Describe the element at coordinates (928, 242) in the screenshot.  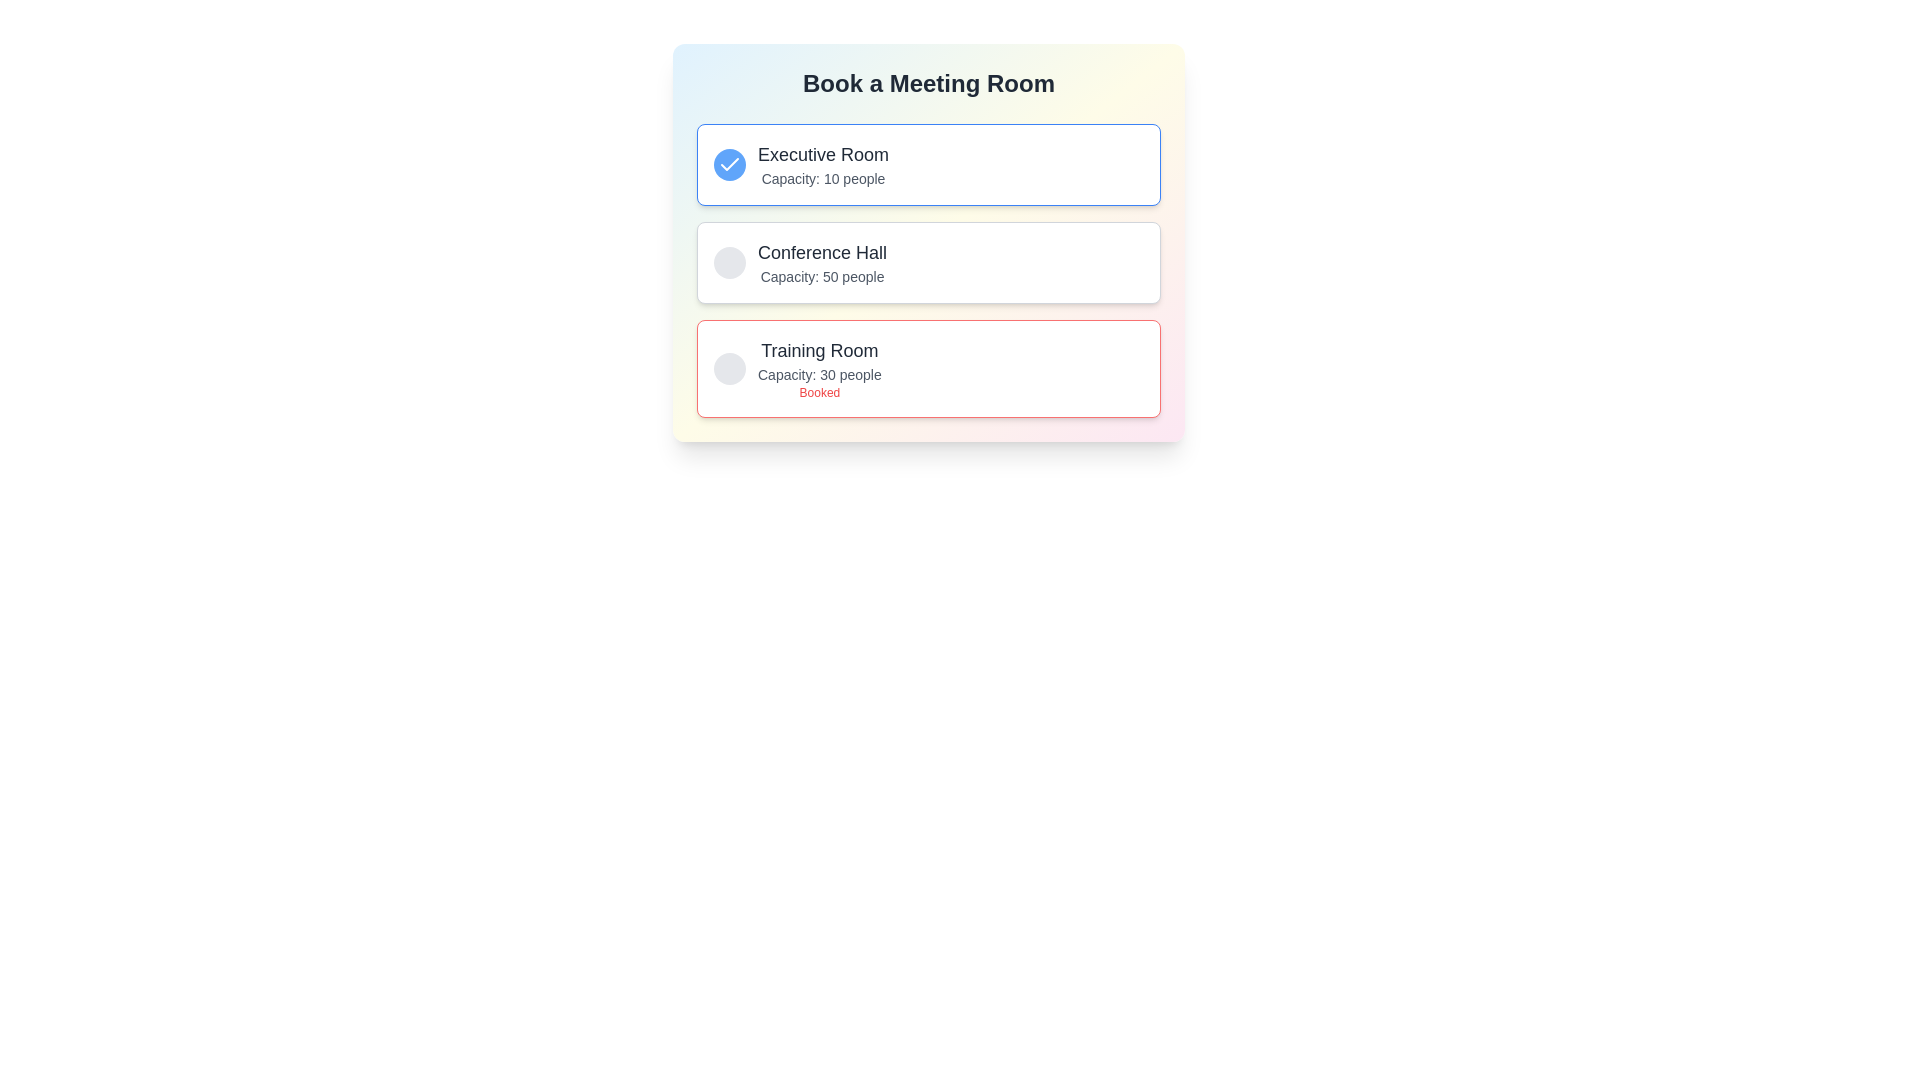
I see `the selectable list item for 'Book a Meeting Room', which is the second section in the list of room options` at that location.